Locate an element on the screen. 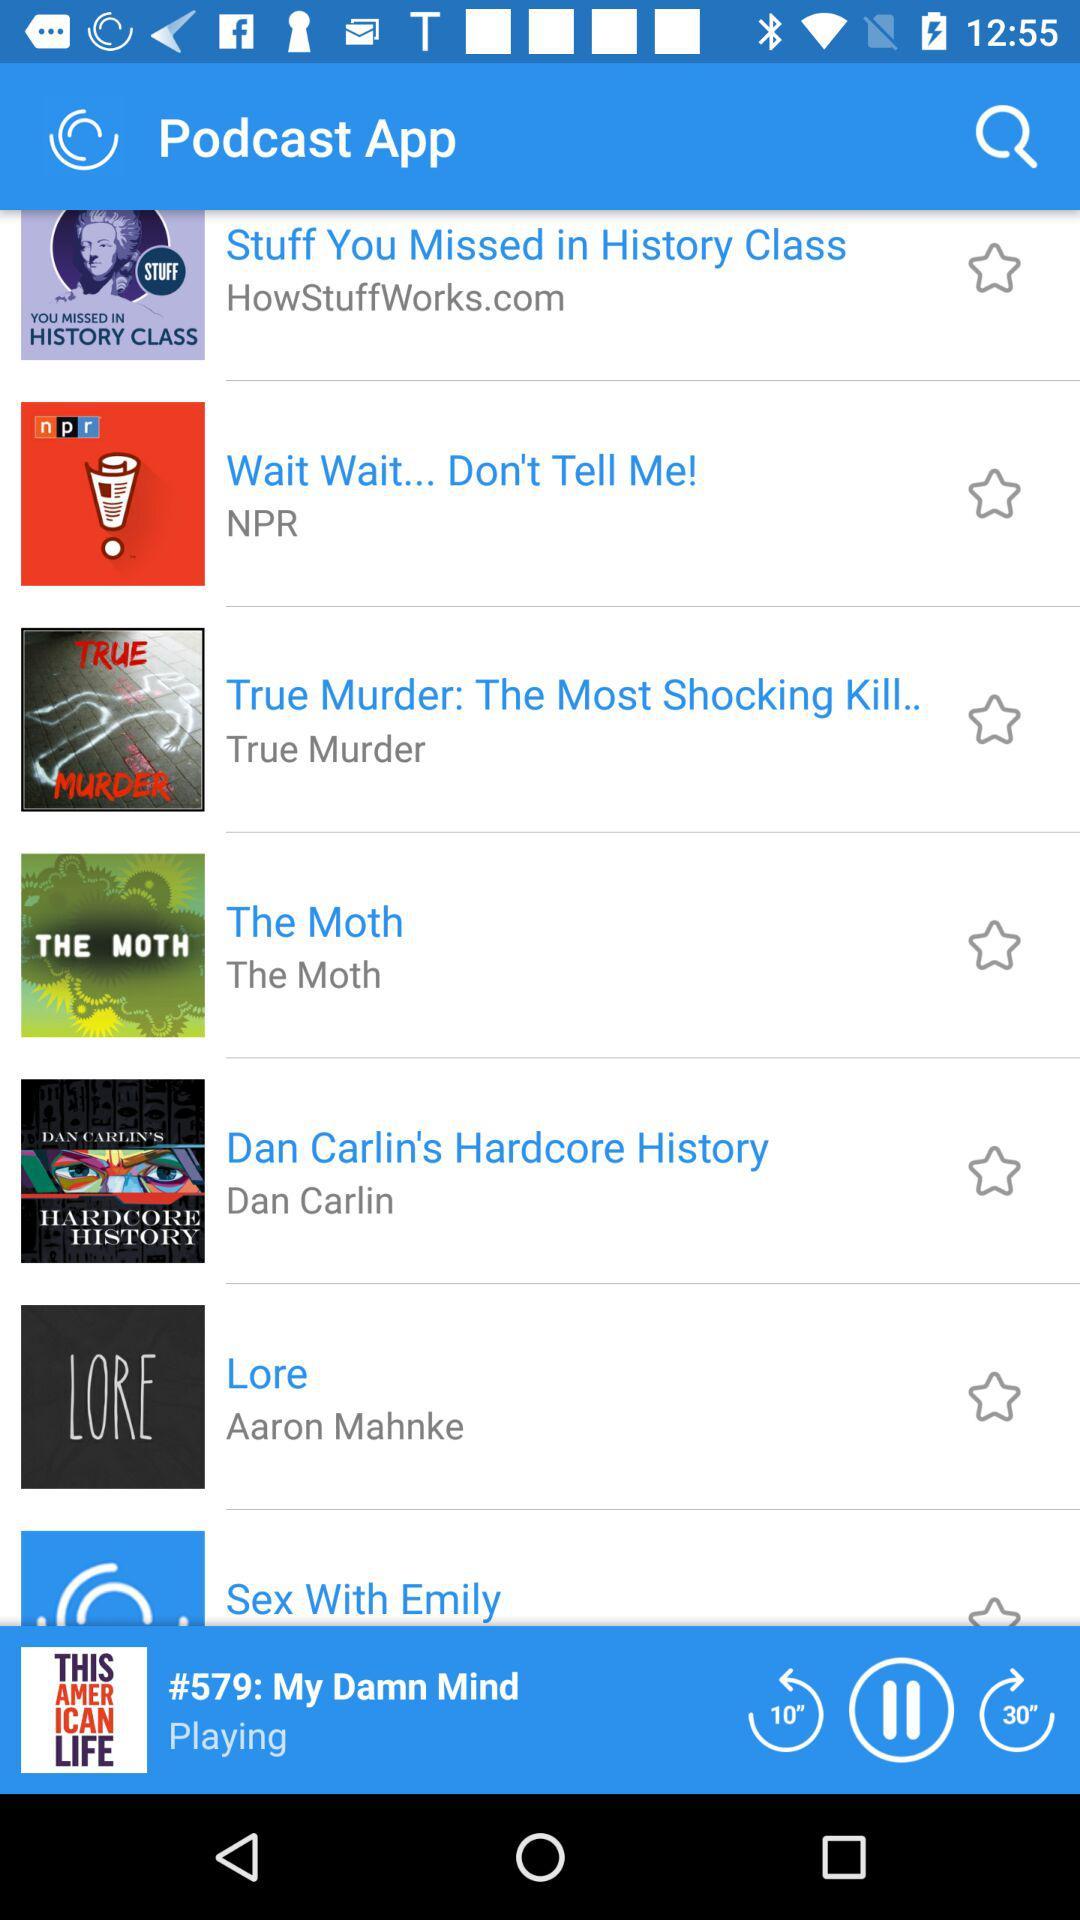 Image resolution: width=1080 pixels, height=1920 pixels. fast forward for 30 seconds is located at coordinates (1017, 1708).